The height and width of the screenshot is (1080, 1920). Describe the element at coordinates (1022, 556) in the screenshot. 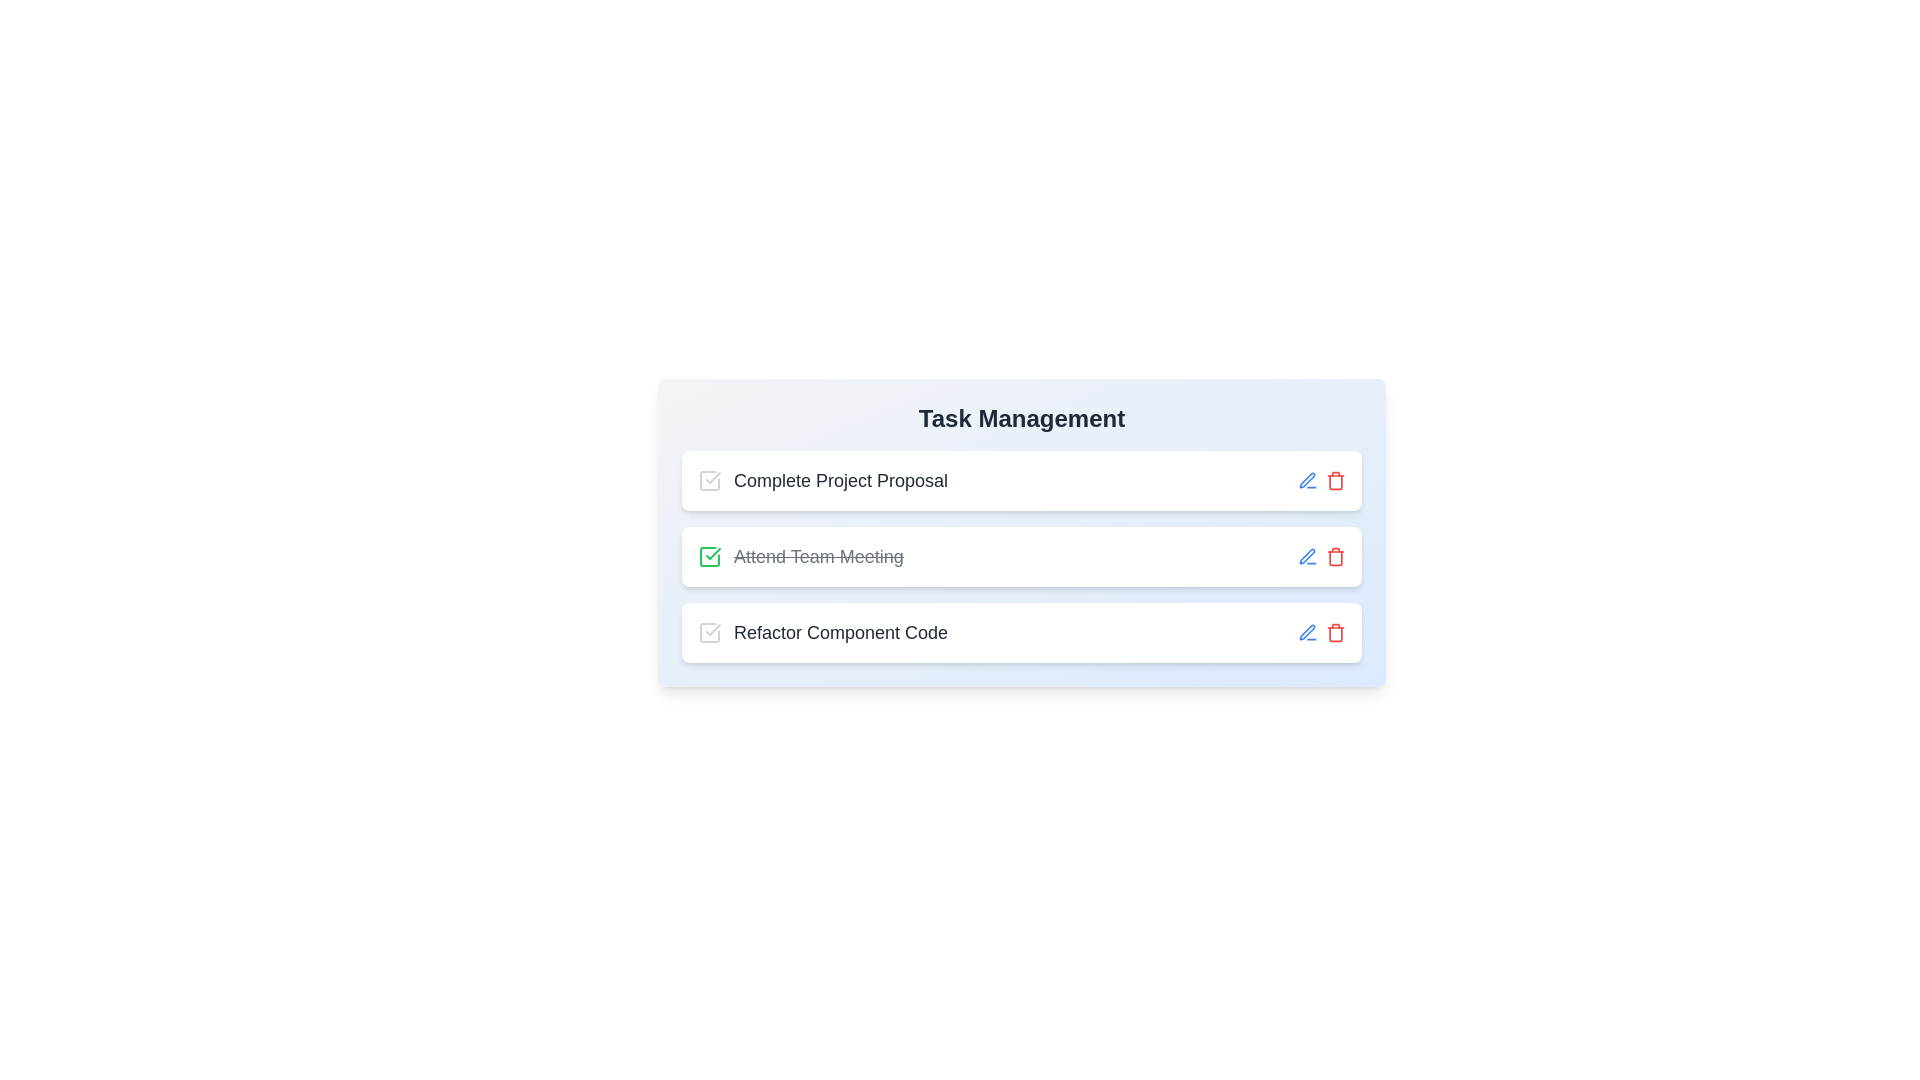

I see `the checkbox of the second task entry in the Task Management panel` at that location.